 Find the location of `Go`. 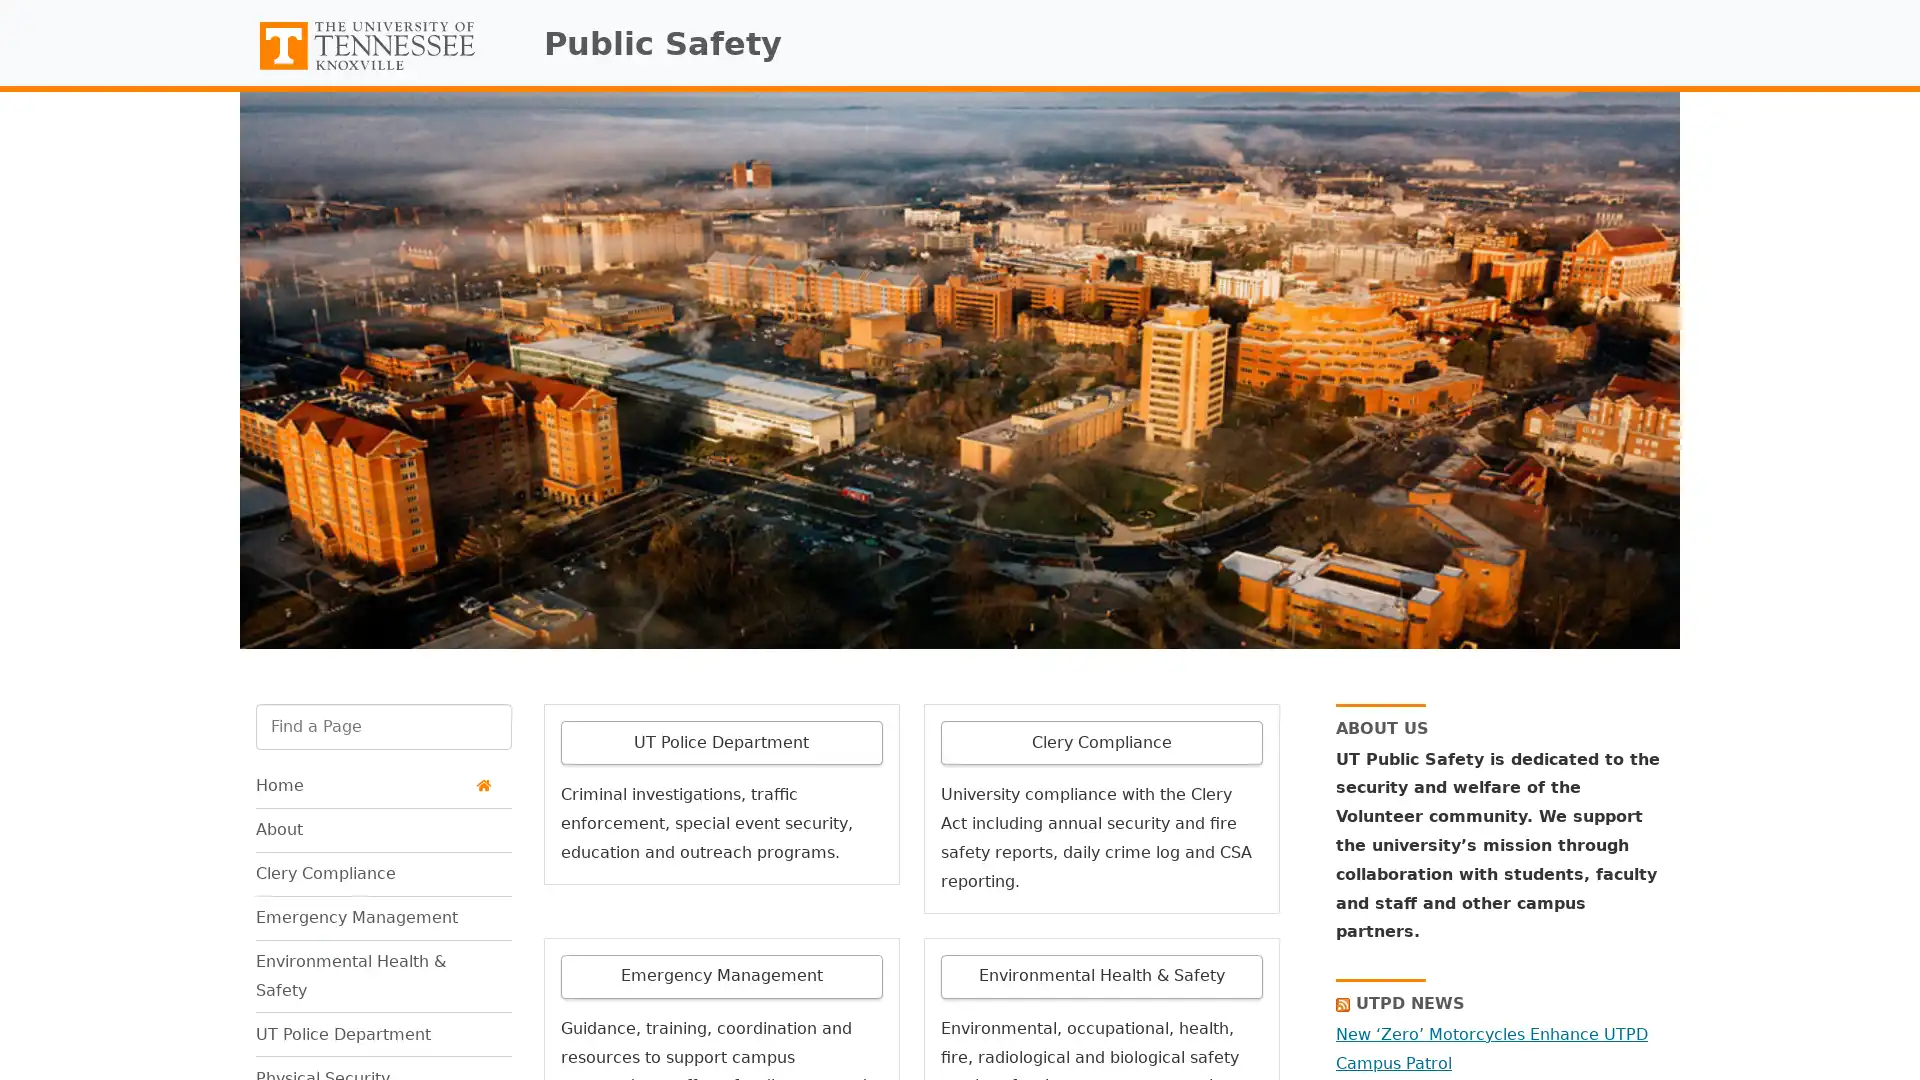

Go is located at coordinates (254, 763).